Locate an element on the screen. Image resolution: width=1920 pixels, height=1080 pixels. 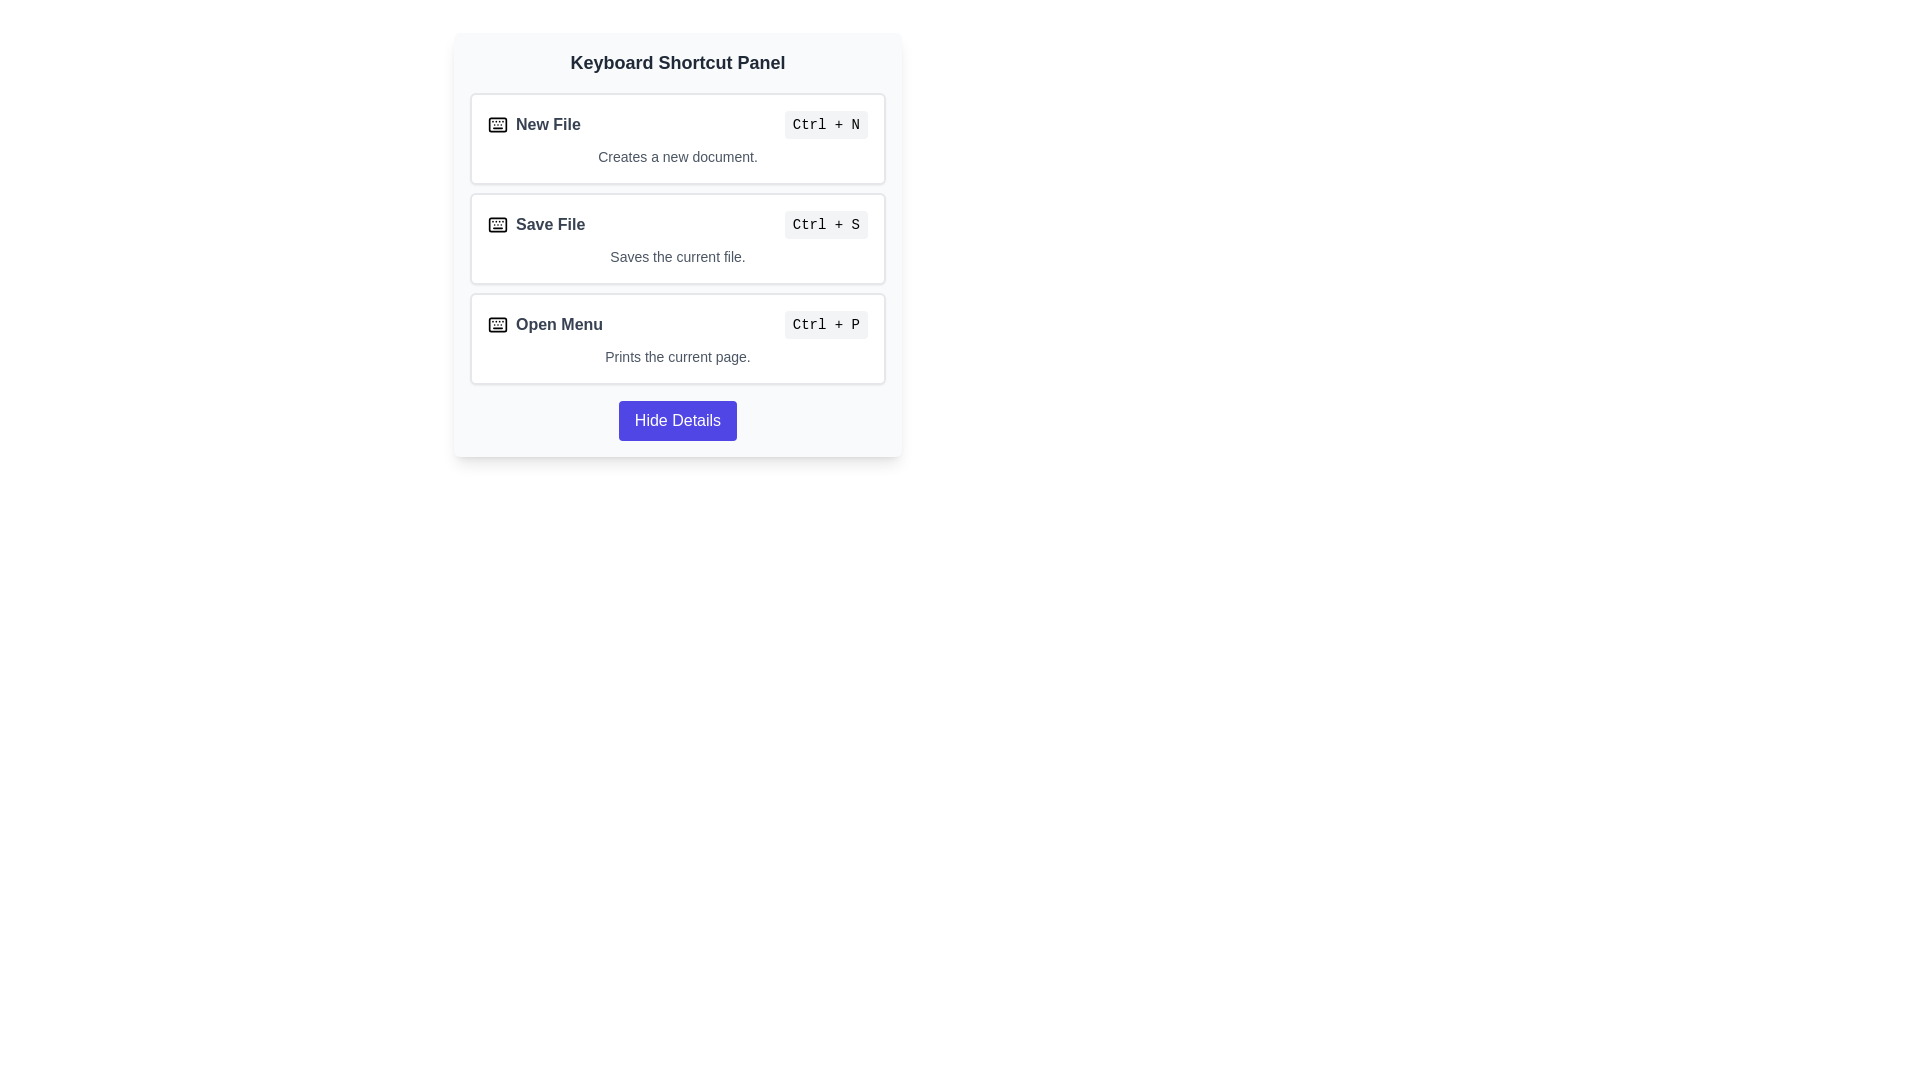
shortcut information from the first list item under the 'Keyboard Shortcut Panel', which provides a shortcut reference for creating a new file is located at coordinates (677, 124).